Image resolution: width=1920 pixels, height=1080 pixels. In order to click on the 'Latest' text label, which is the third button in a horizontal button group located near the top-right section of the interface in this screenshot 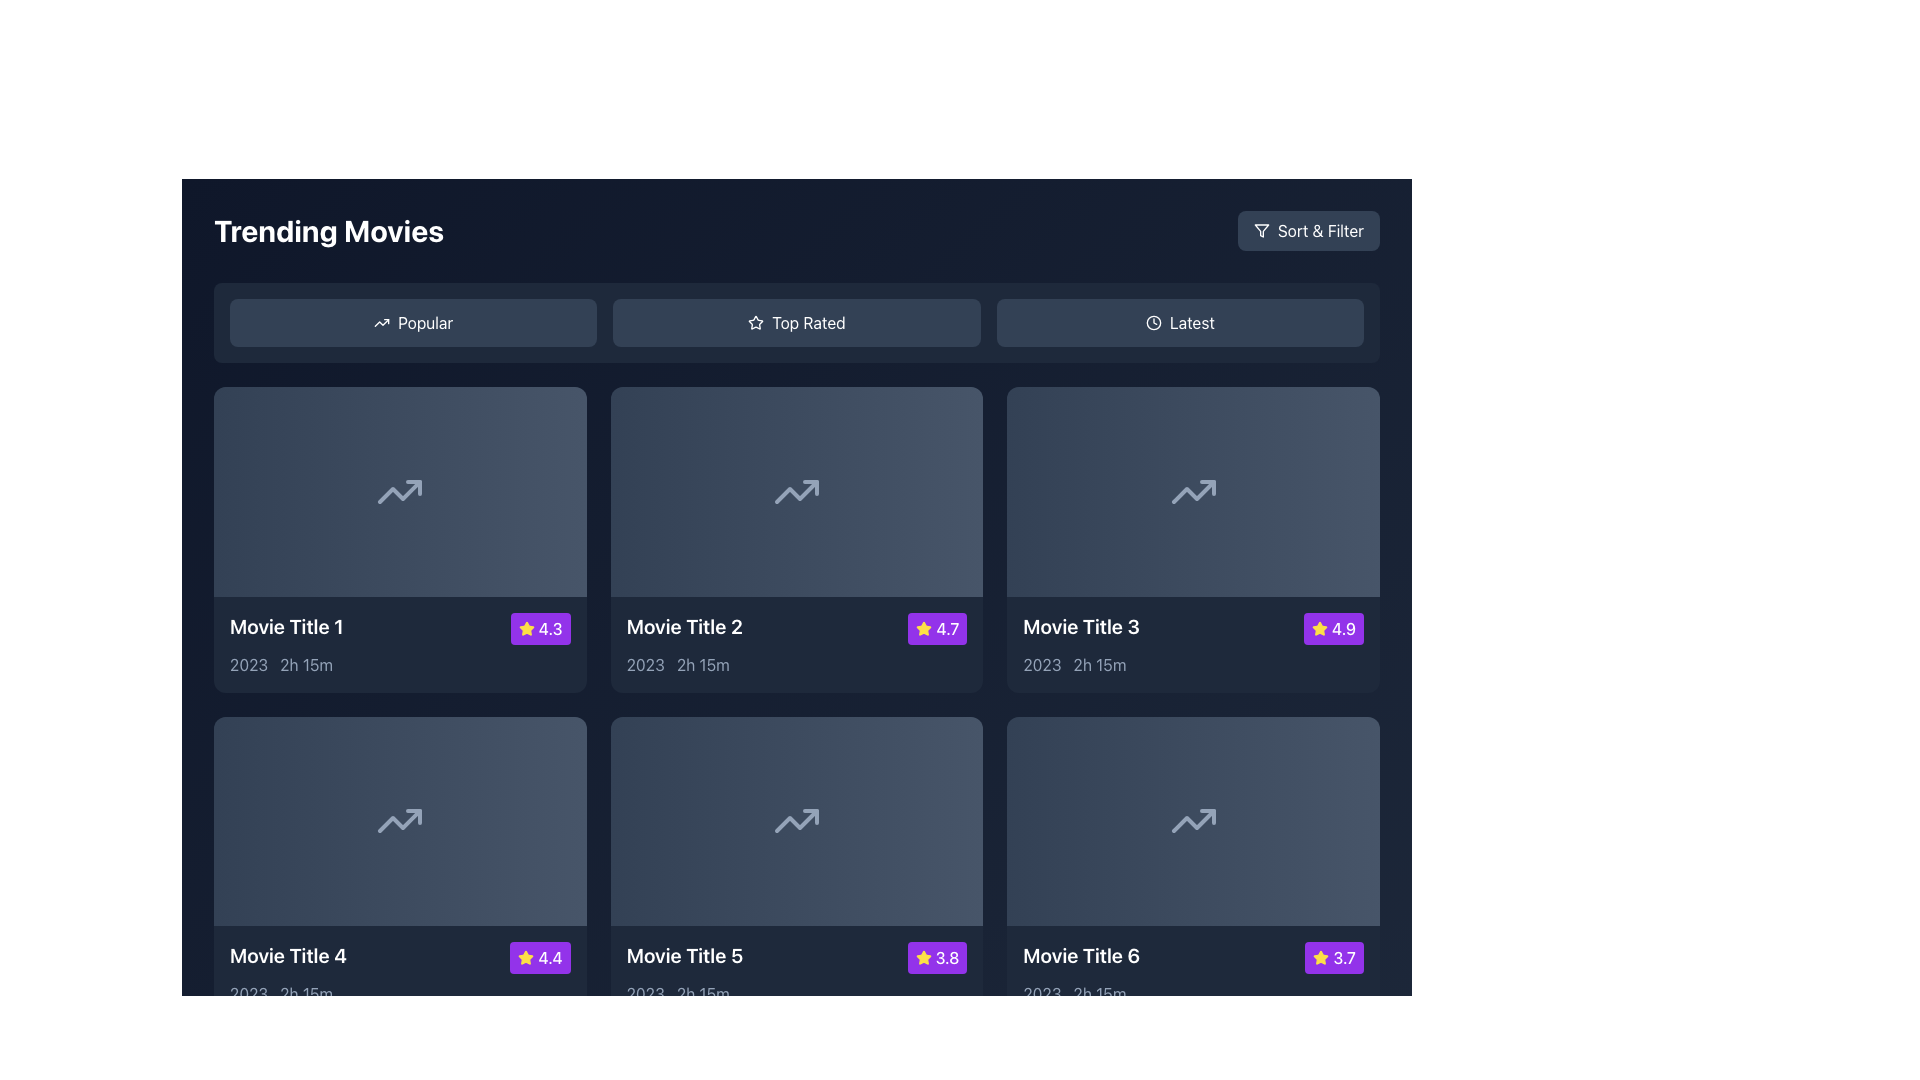, I will do `click(1191, 322)`.